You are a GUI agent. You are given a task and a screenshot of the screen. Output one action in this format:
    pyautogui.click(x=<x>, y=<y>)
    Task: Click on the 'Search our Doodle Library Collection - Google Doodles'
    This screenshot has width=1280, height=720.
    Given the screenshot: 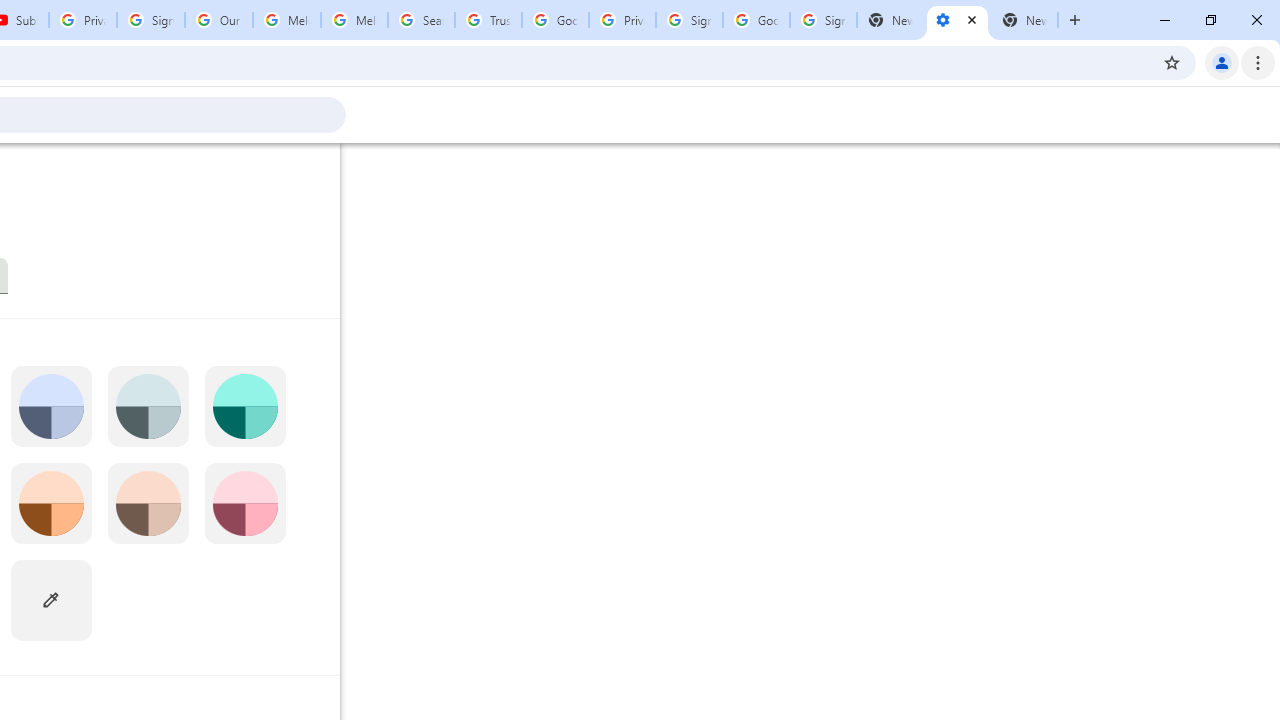 What is the action you would take?
    pyautogui.click(x=420, y=20)
    